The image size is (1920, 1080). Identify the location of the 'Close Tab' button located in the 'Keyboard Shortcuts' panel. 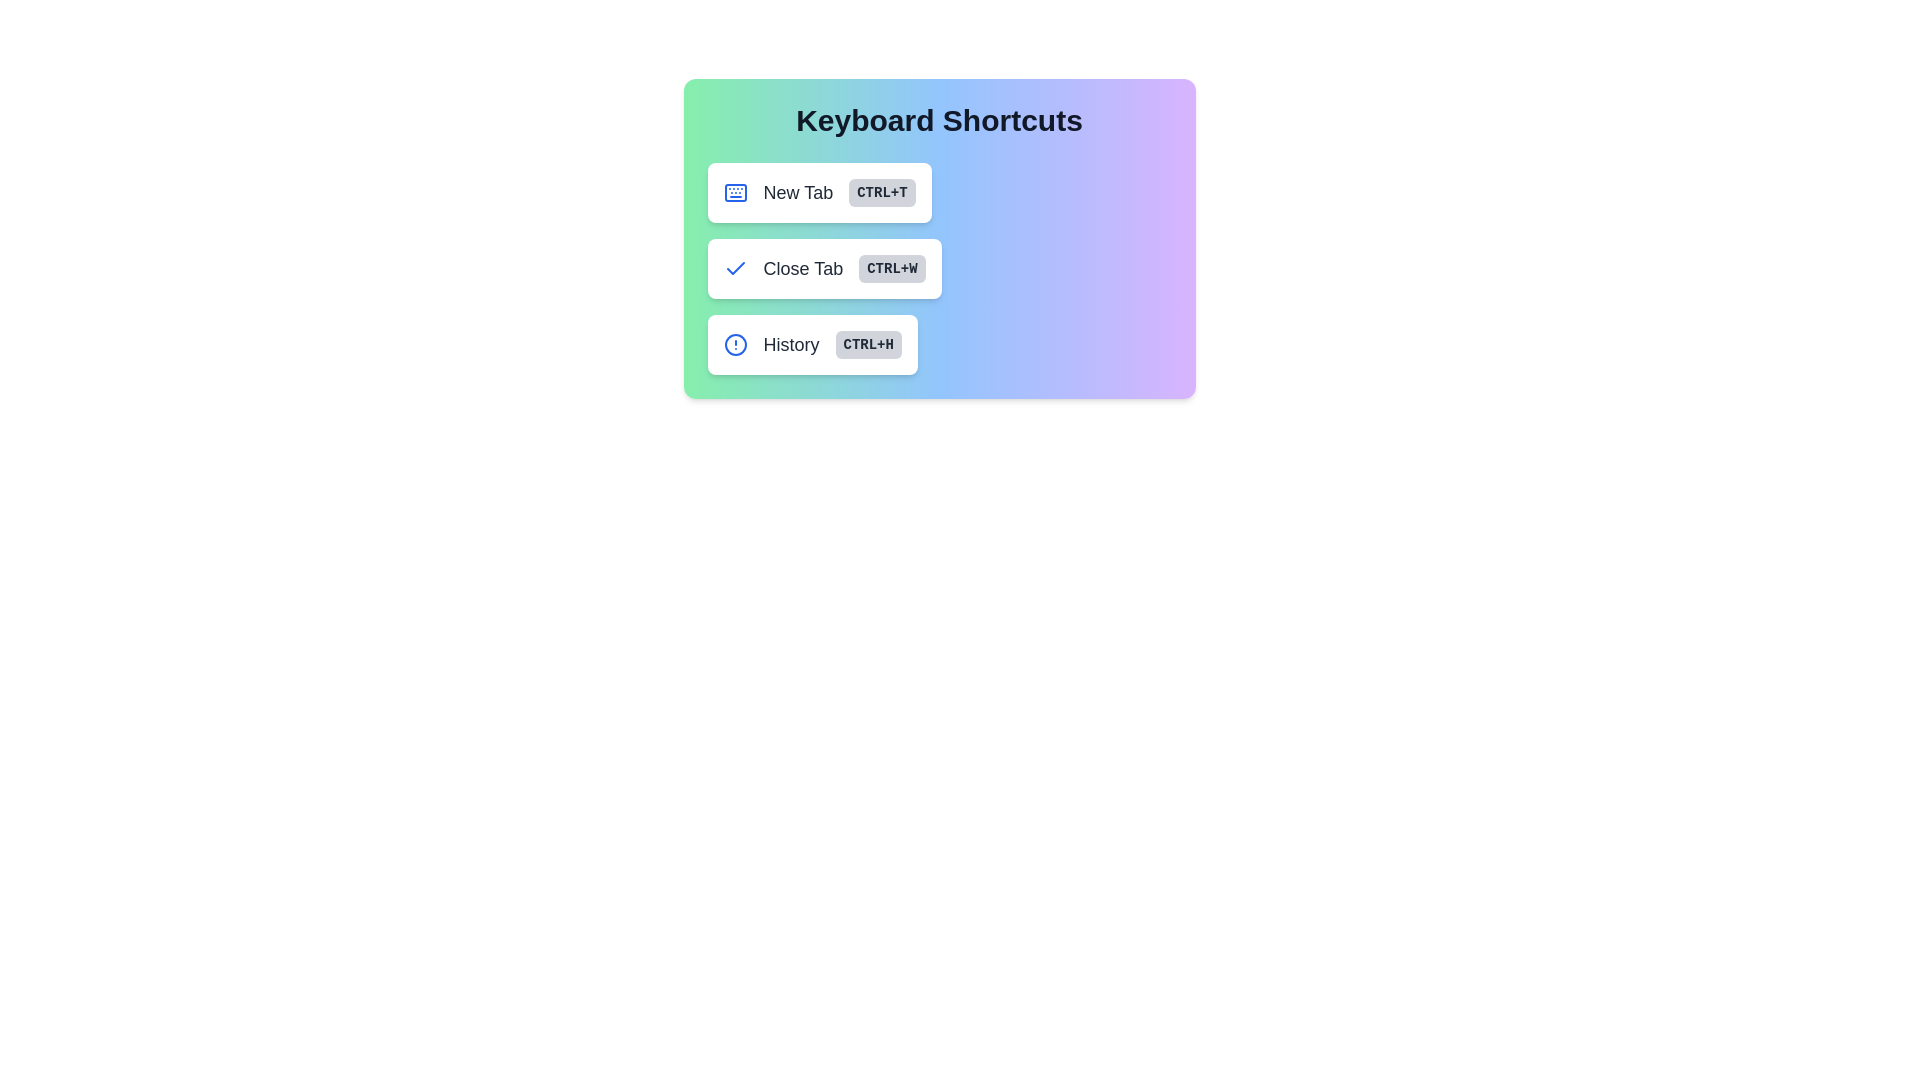
(938, 268).